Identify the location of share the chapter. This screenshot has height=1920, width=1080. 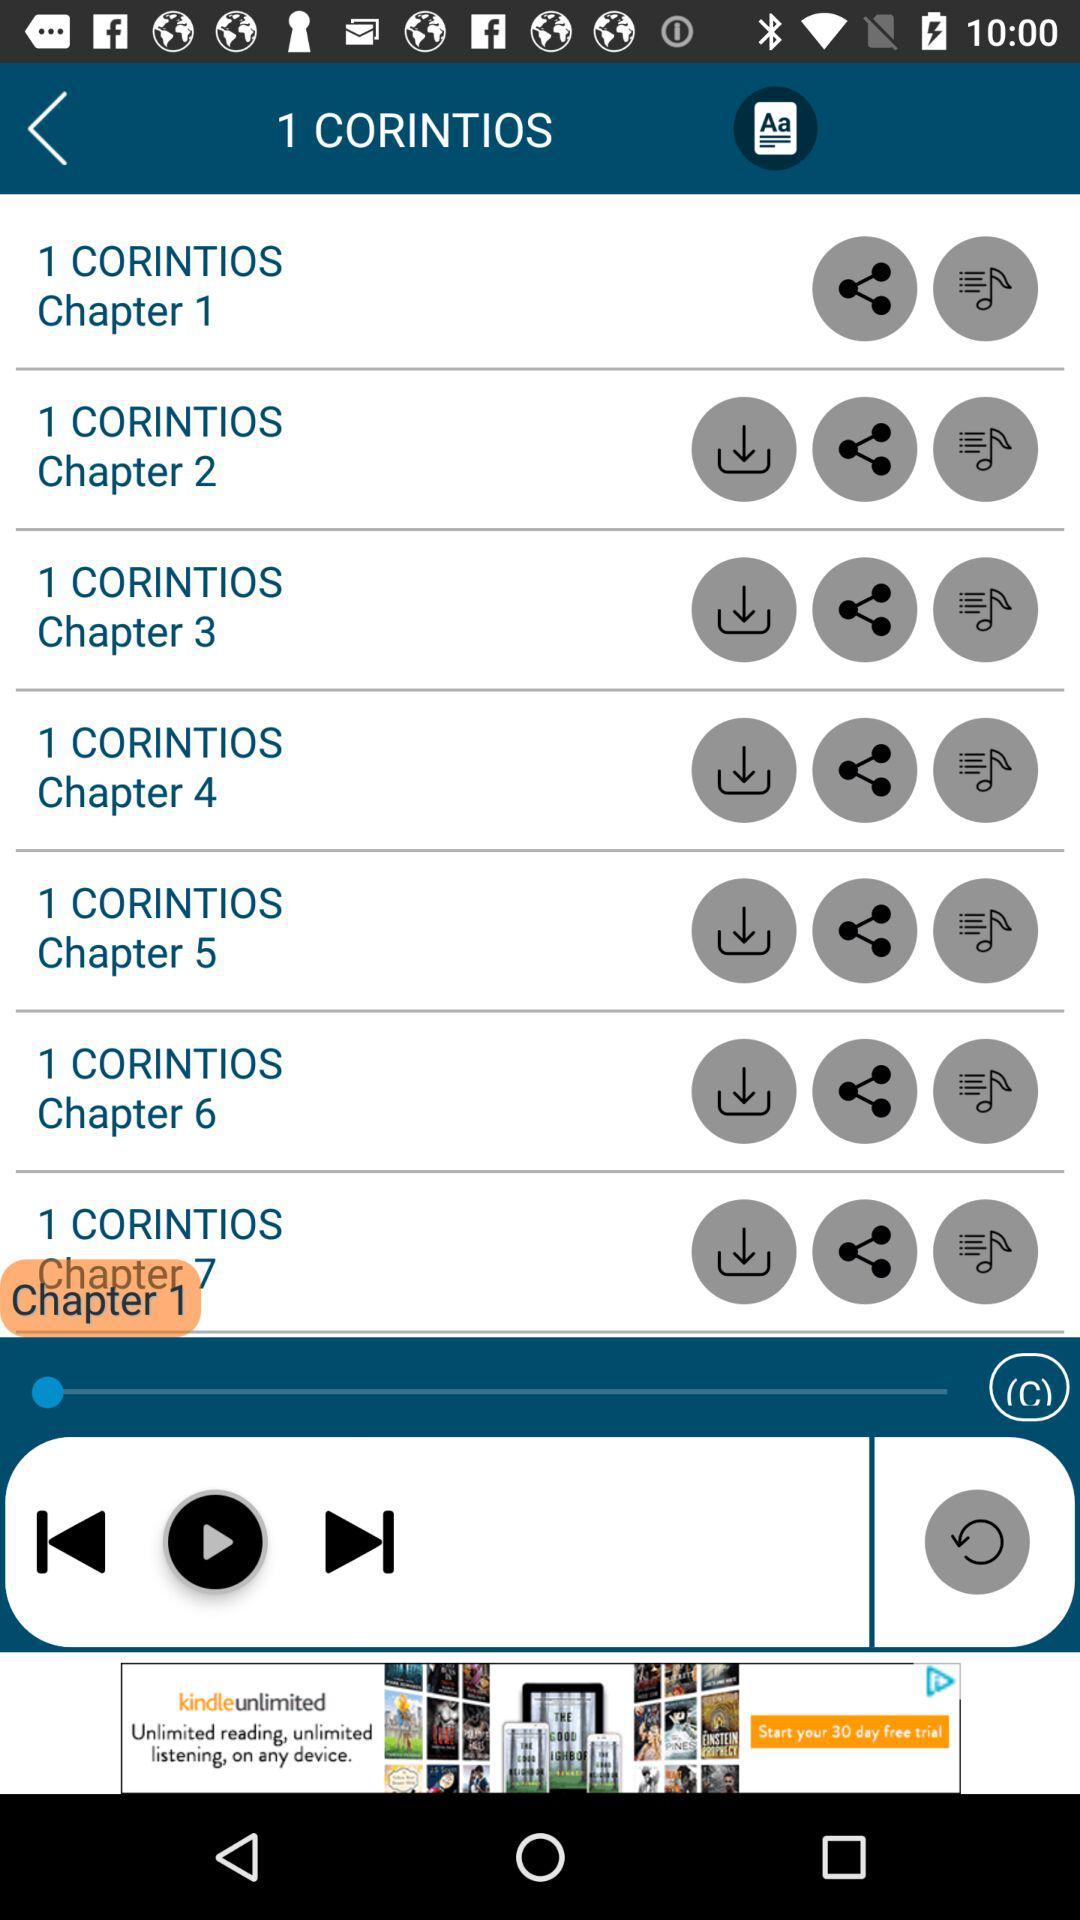
(863, 448).